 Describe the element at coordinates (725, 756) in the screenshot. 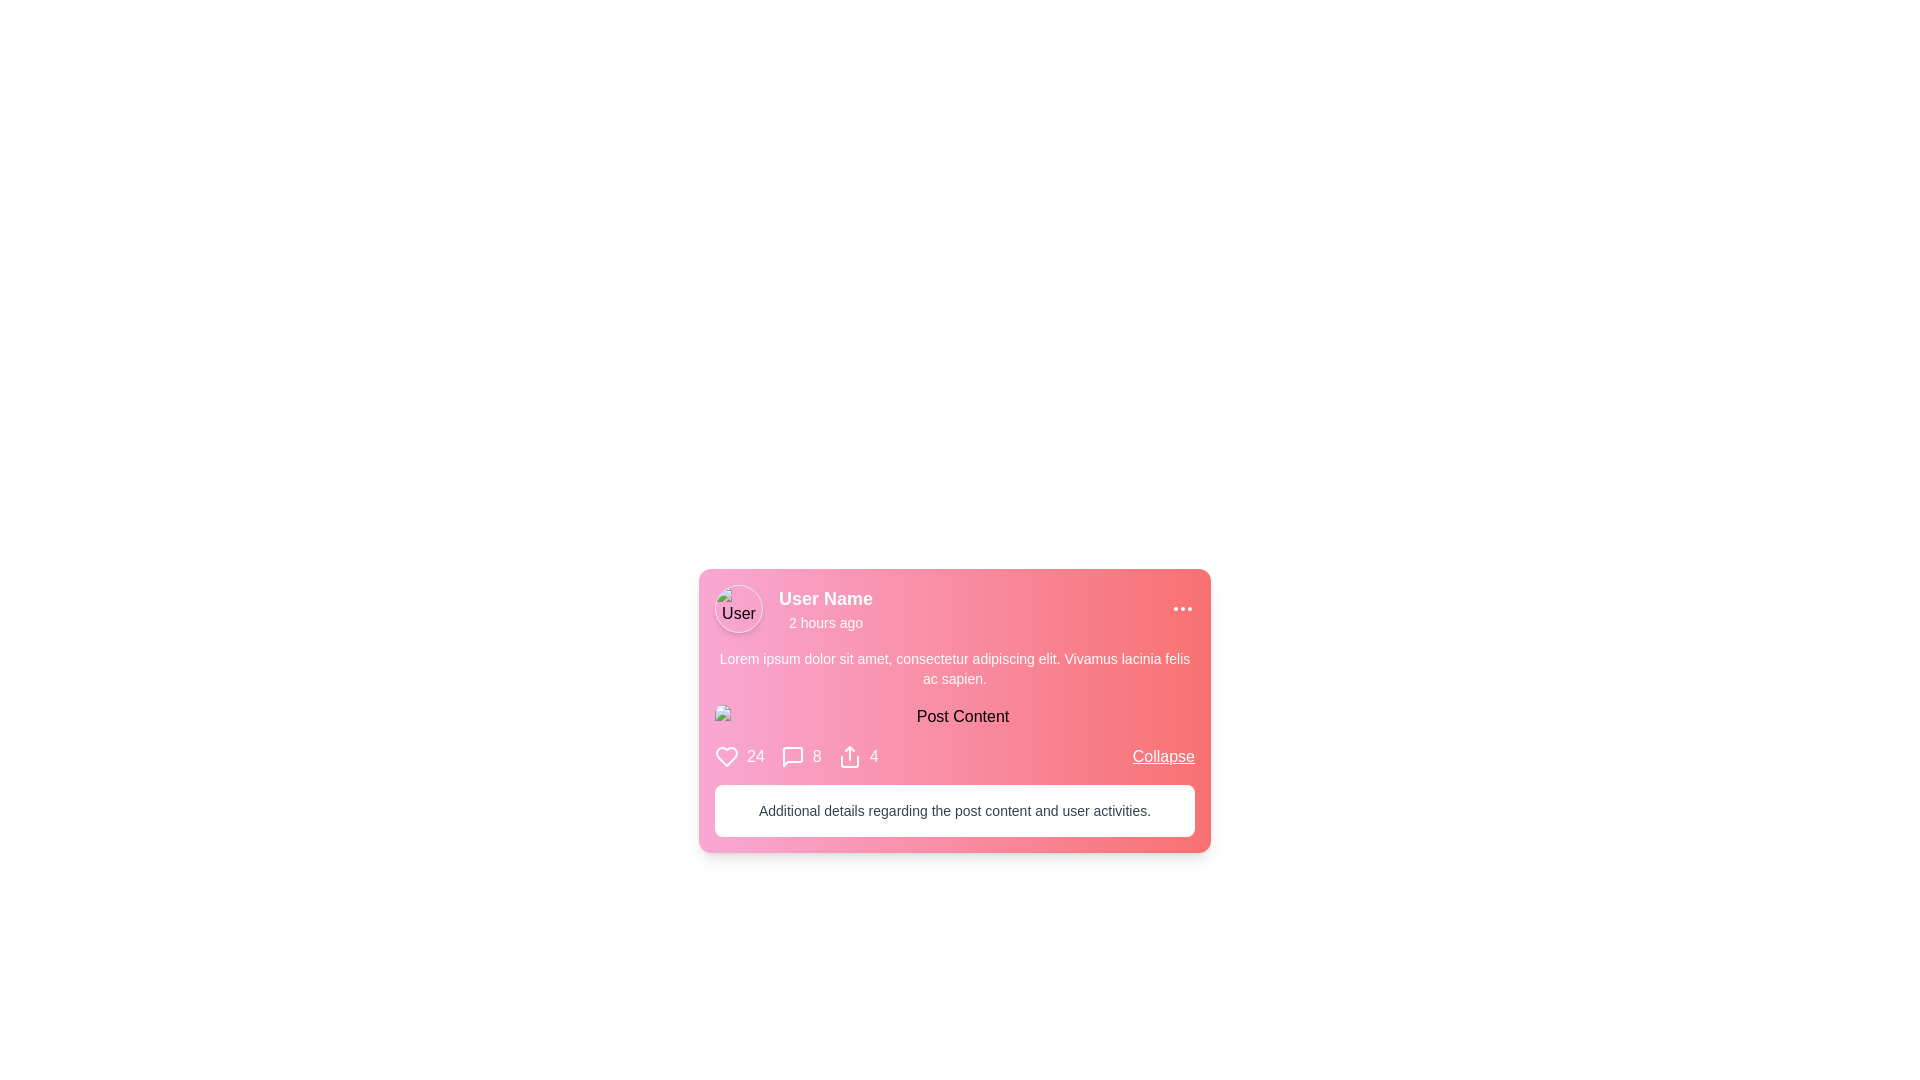

I see `the heart icon button located in the lower-left quadrant of the post card` at that location.